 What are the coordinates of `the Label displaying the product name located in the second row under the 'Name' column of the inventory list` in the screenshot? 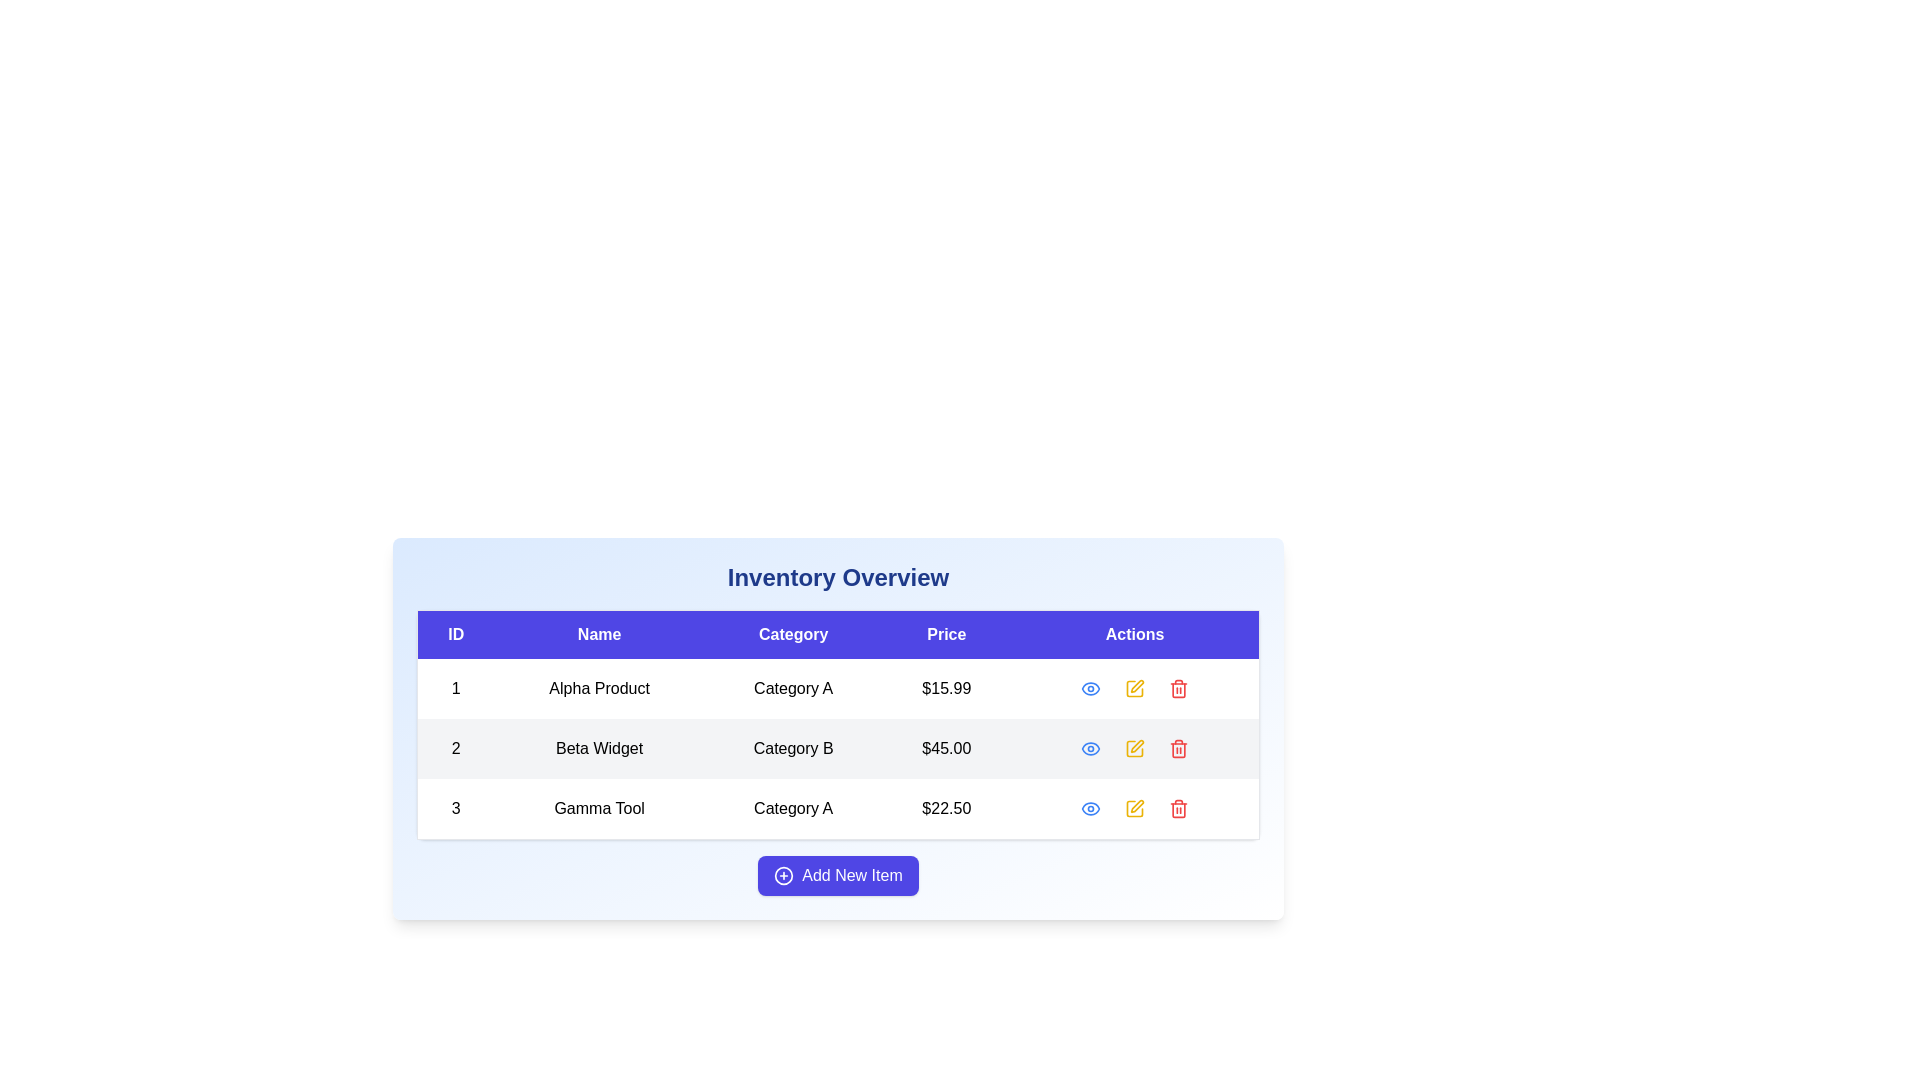 It's located at (598, 748).